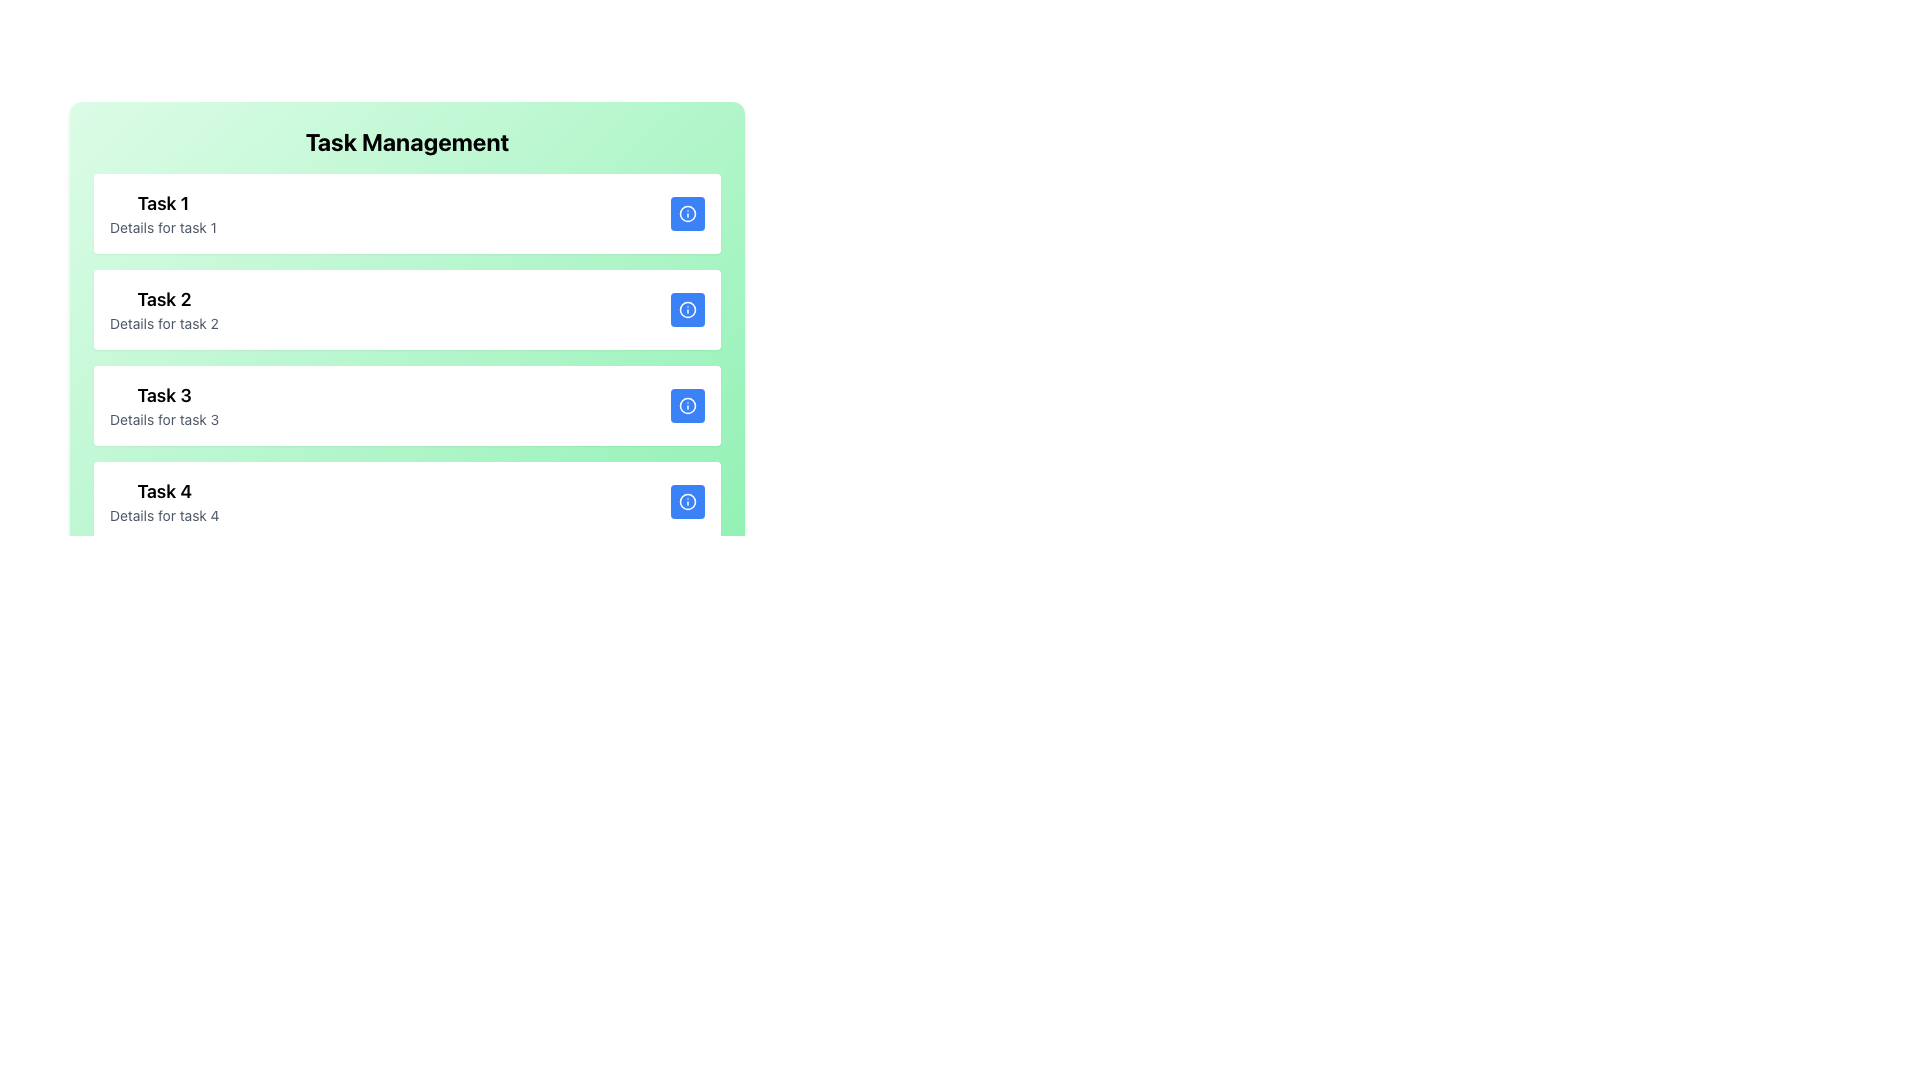 The height and width of the screenshot is (1080, 1920). I want to click on the circular SVG element that is part of the info icon located on the far right of the row labeled 'Task 4' in the task management interface, so click(687, 500).